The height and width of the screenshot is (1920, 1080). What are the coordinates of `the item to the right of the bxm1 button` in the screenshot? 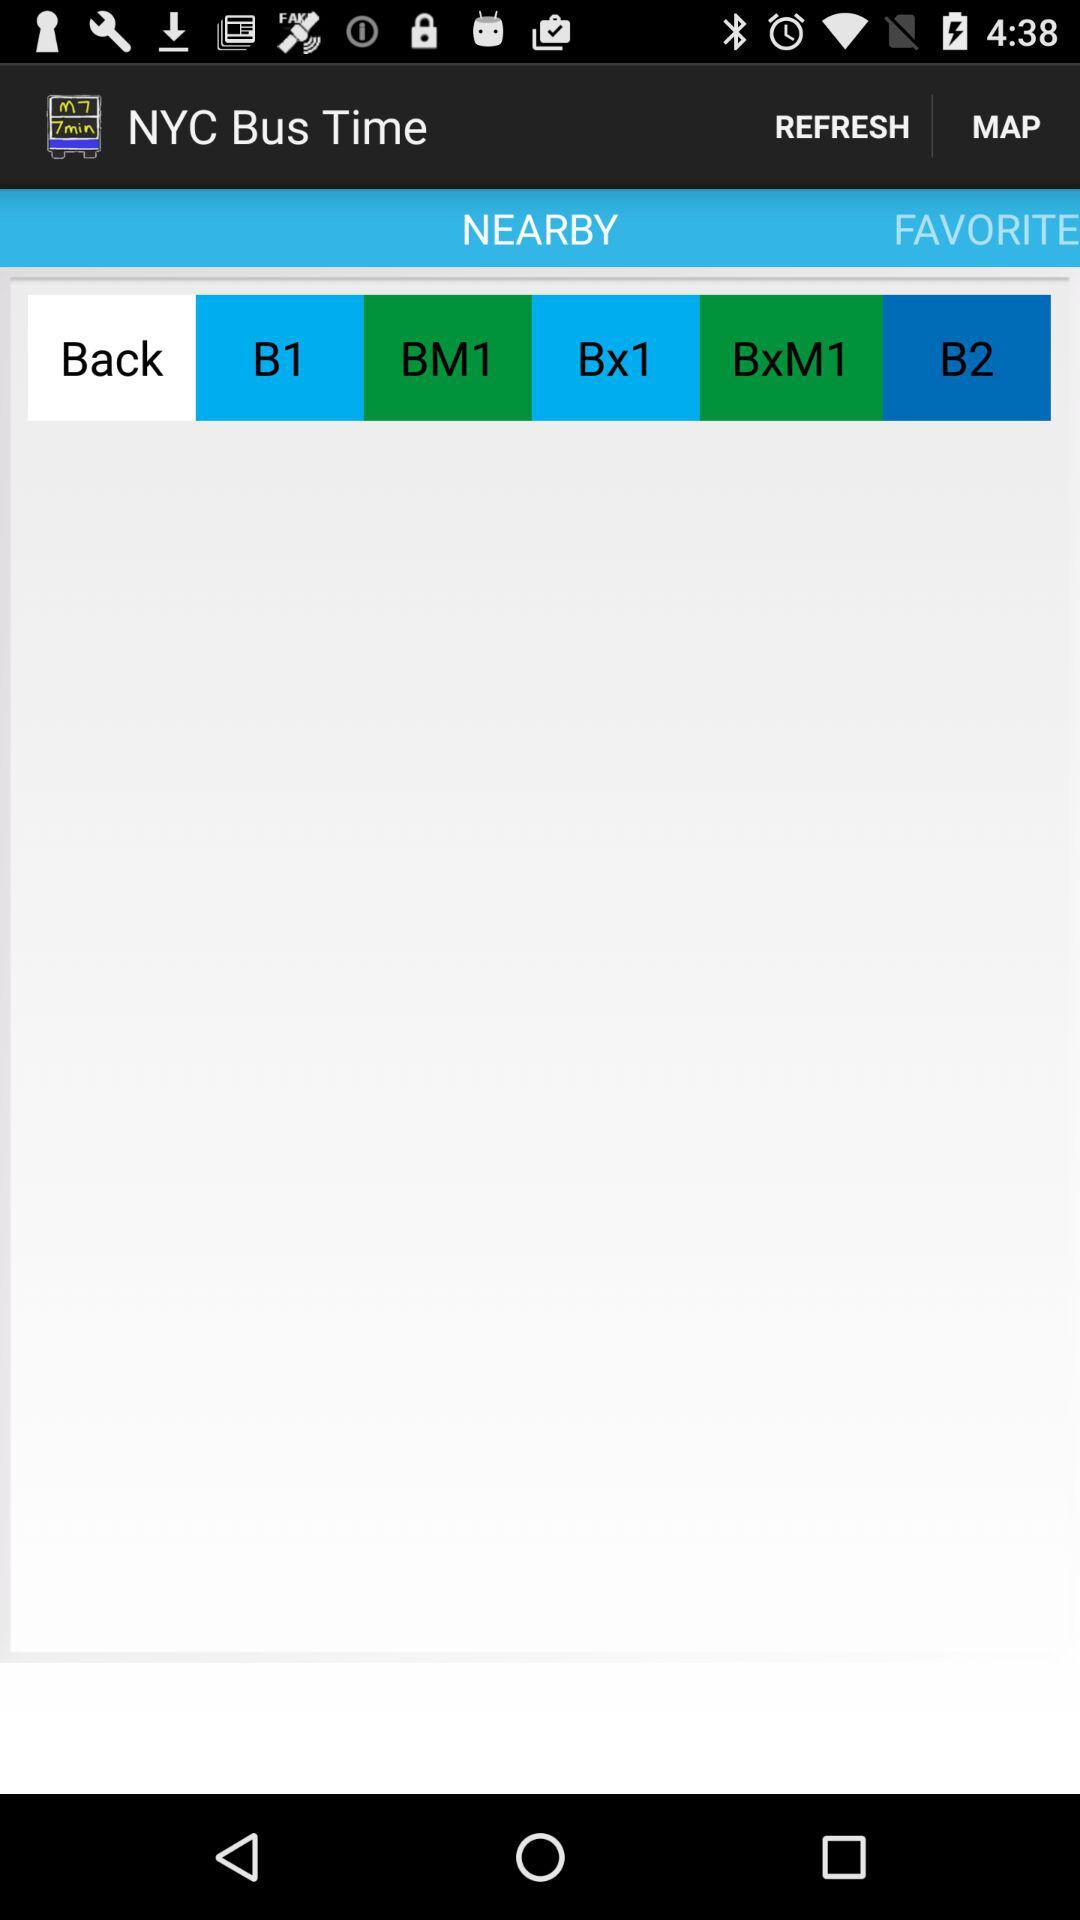 It's located at (965, 357).